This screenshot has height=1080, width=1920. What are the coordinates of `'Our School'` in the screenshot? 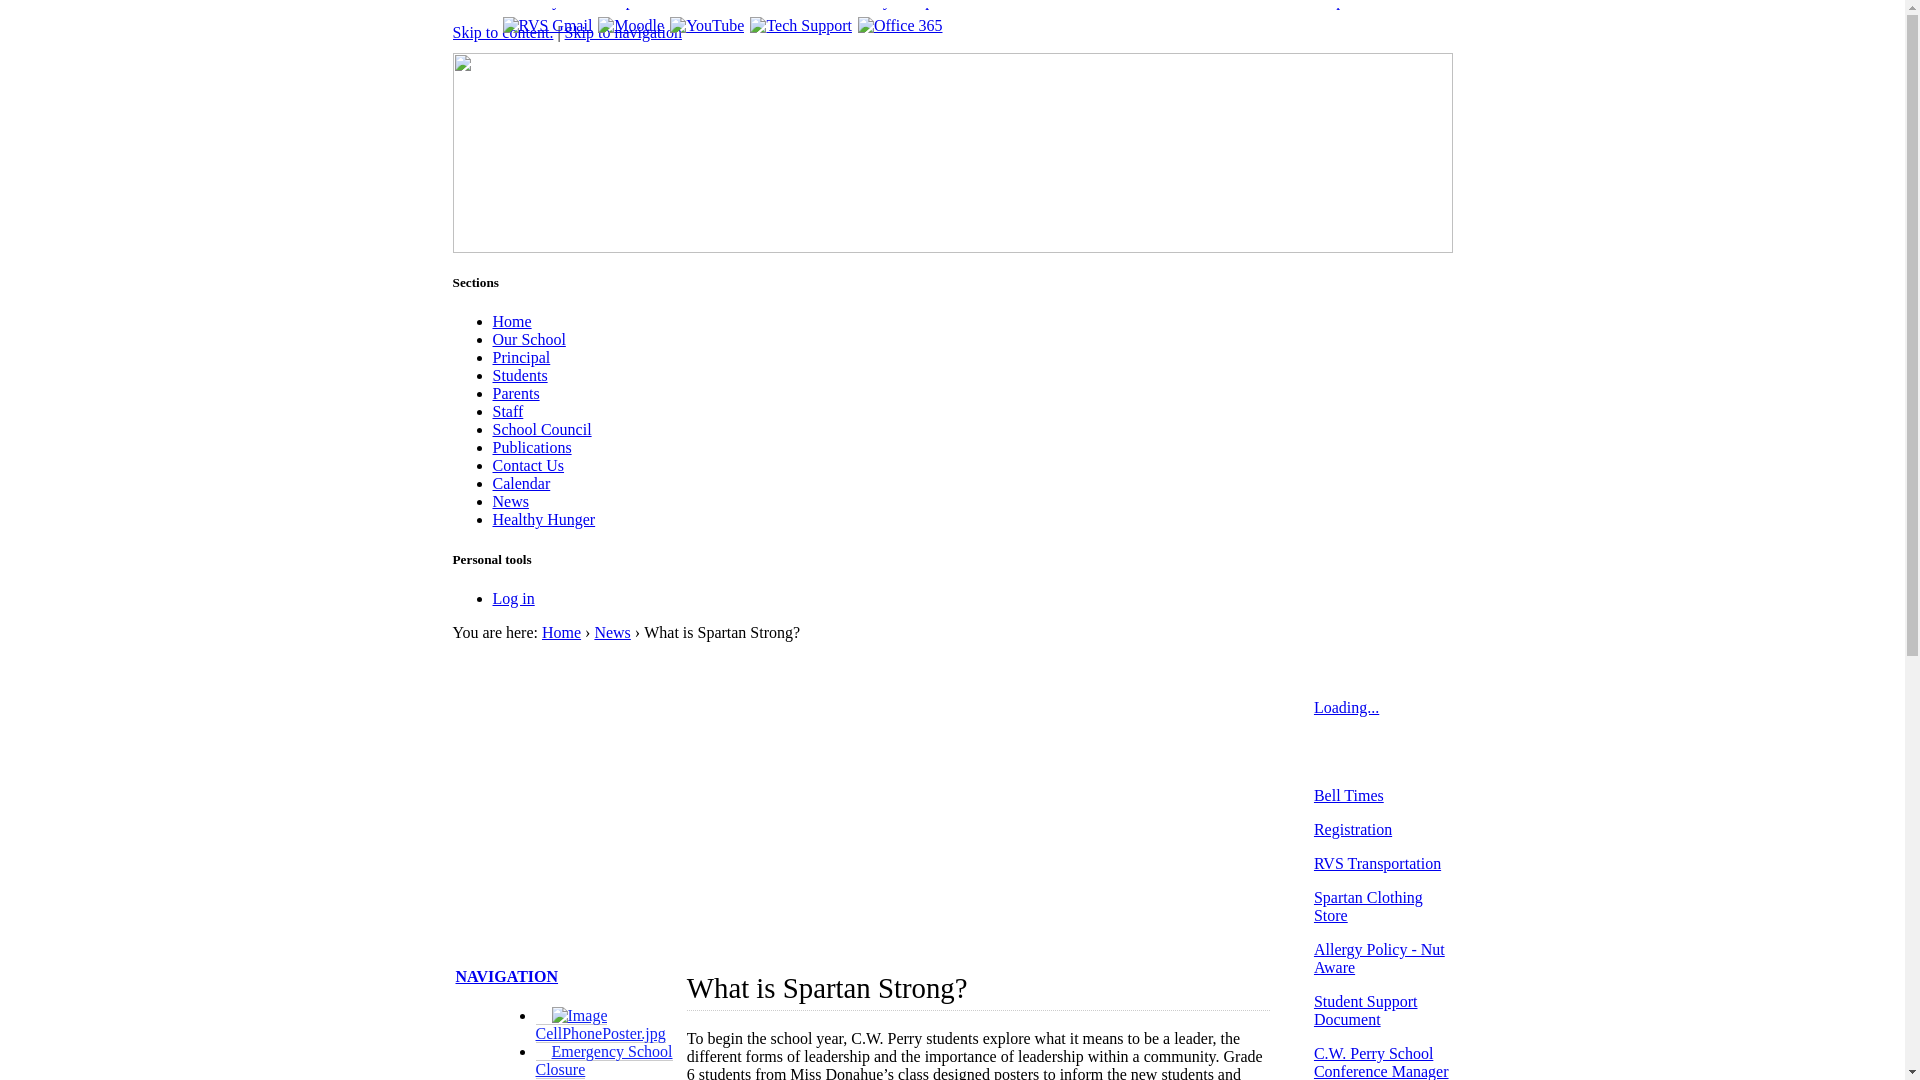 It's located at (528, 338).